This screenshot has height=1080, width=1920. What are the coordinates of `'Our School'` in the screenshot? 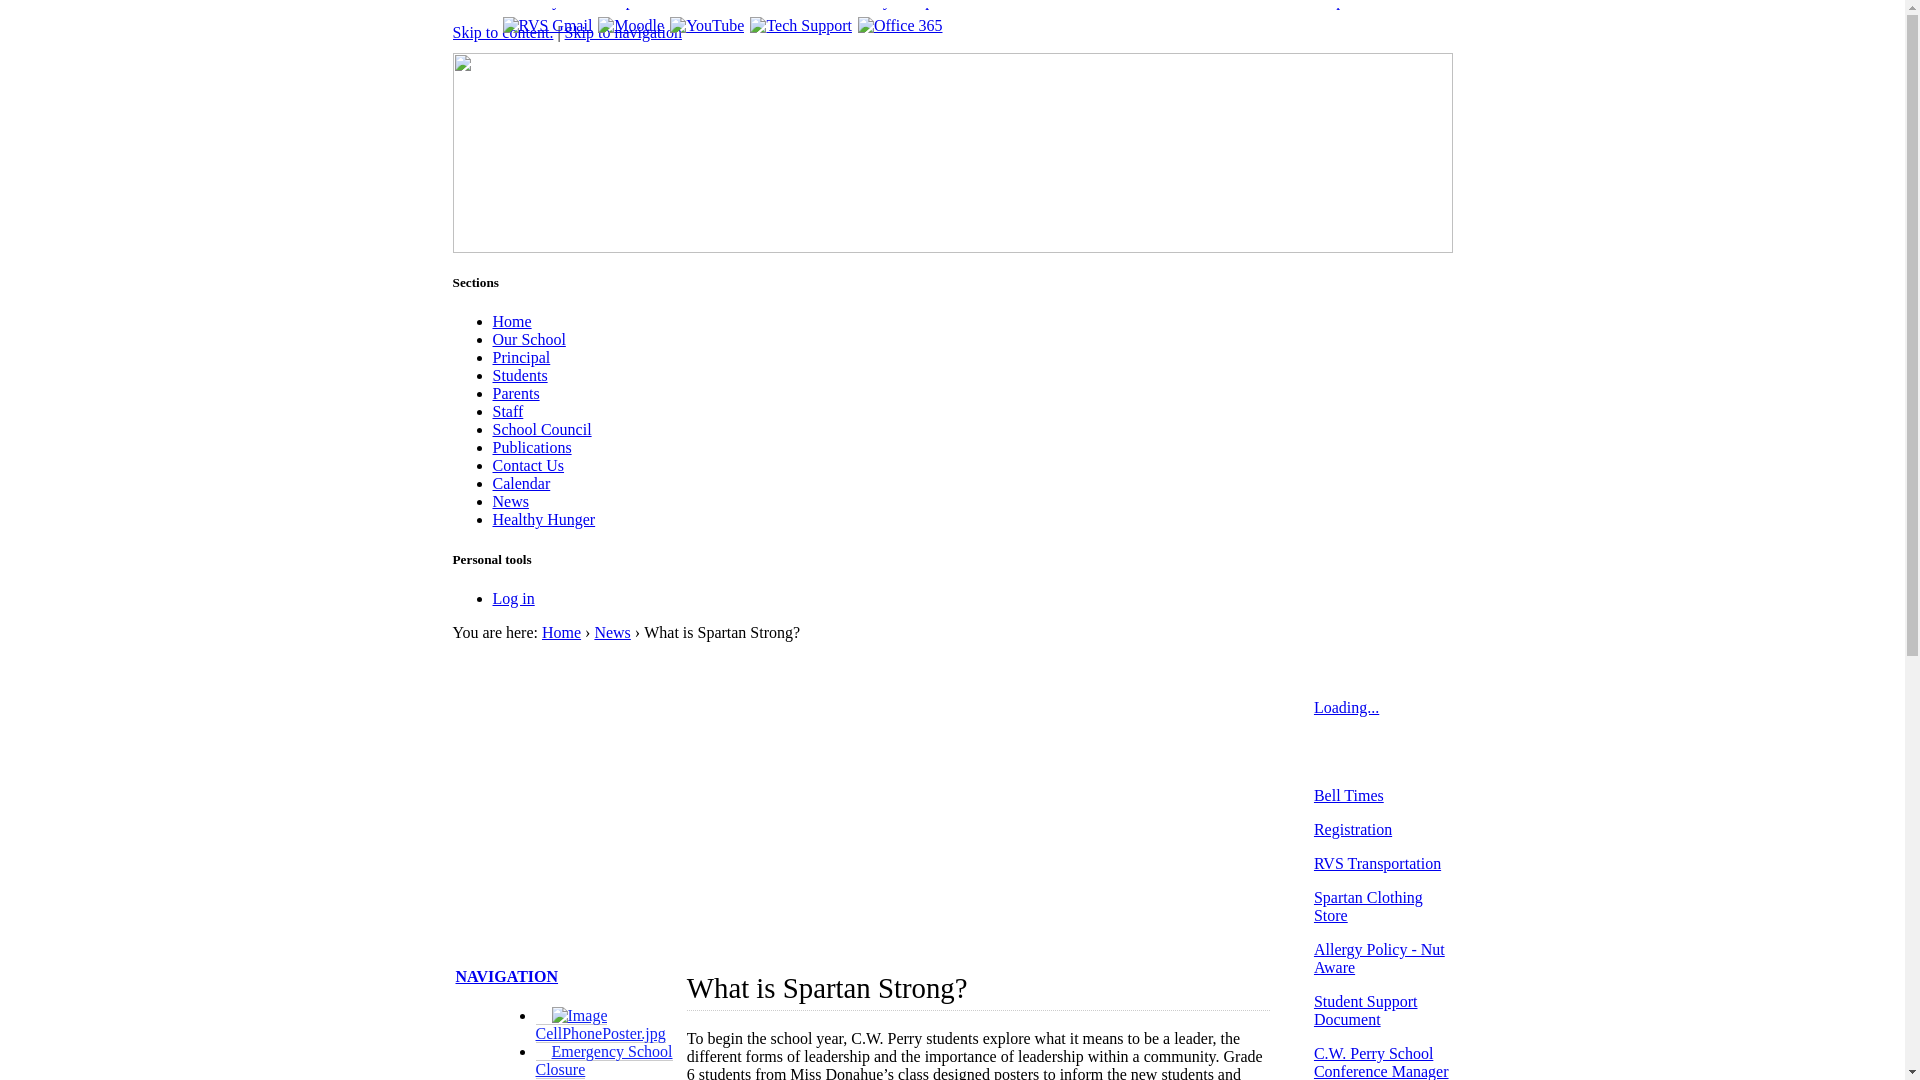 It's located at (528, 338).